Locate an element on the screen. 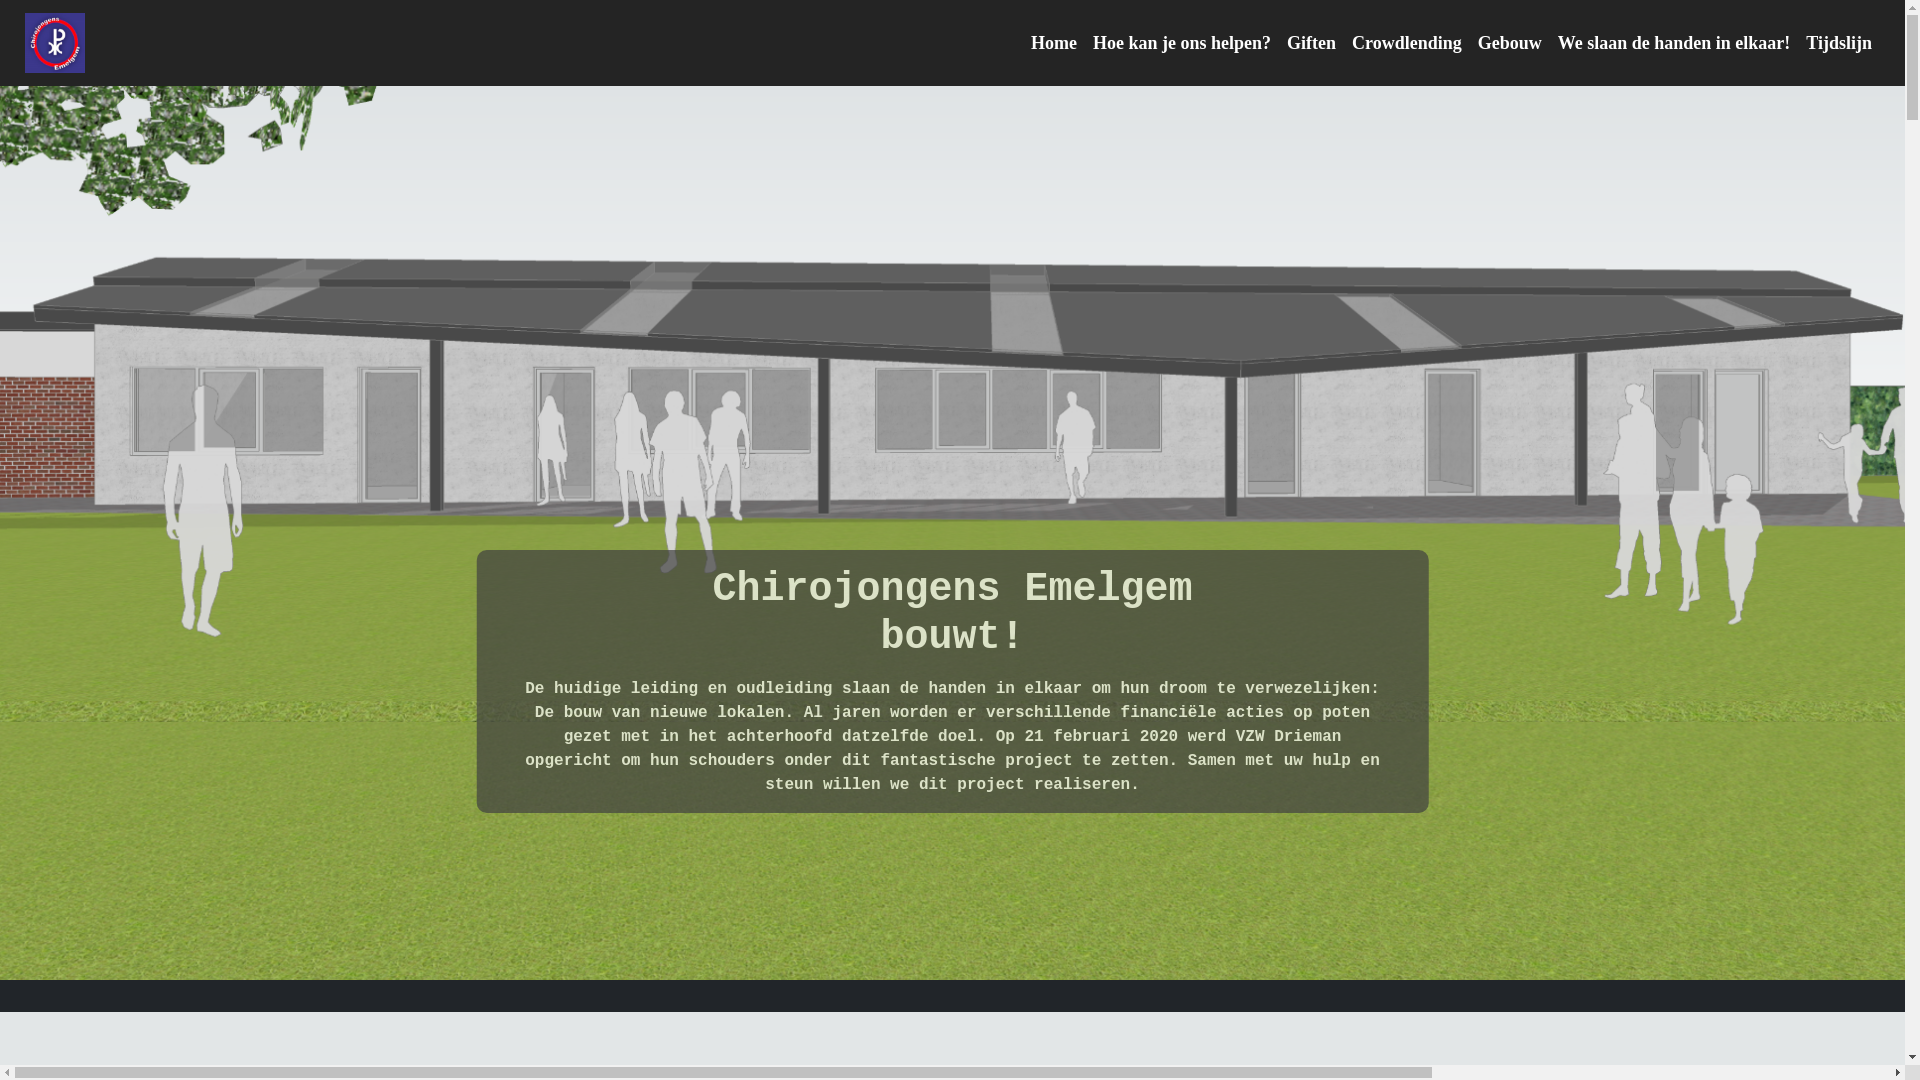 The height and width of the screenshot is (1080, 1920). 'Hoe kan je ons helpen?' is located at coordinates (1181, 43).